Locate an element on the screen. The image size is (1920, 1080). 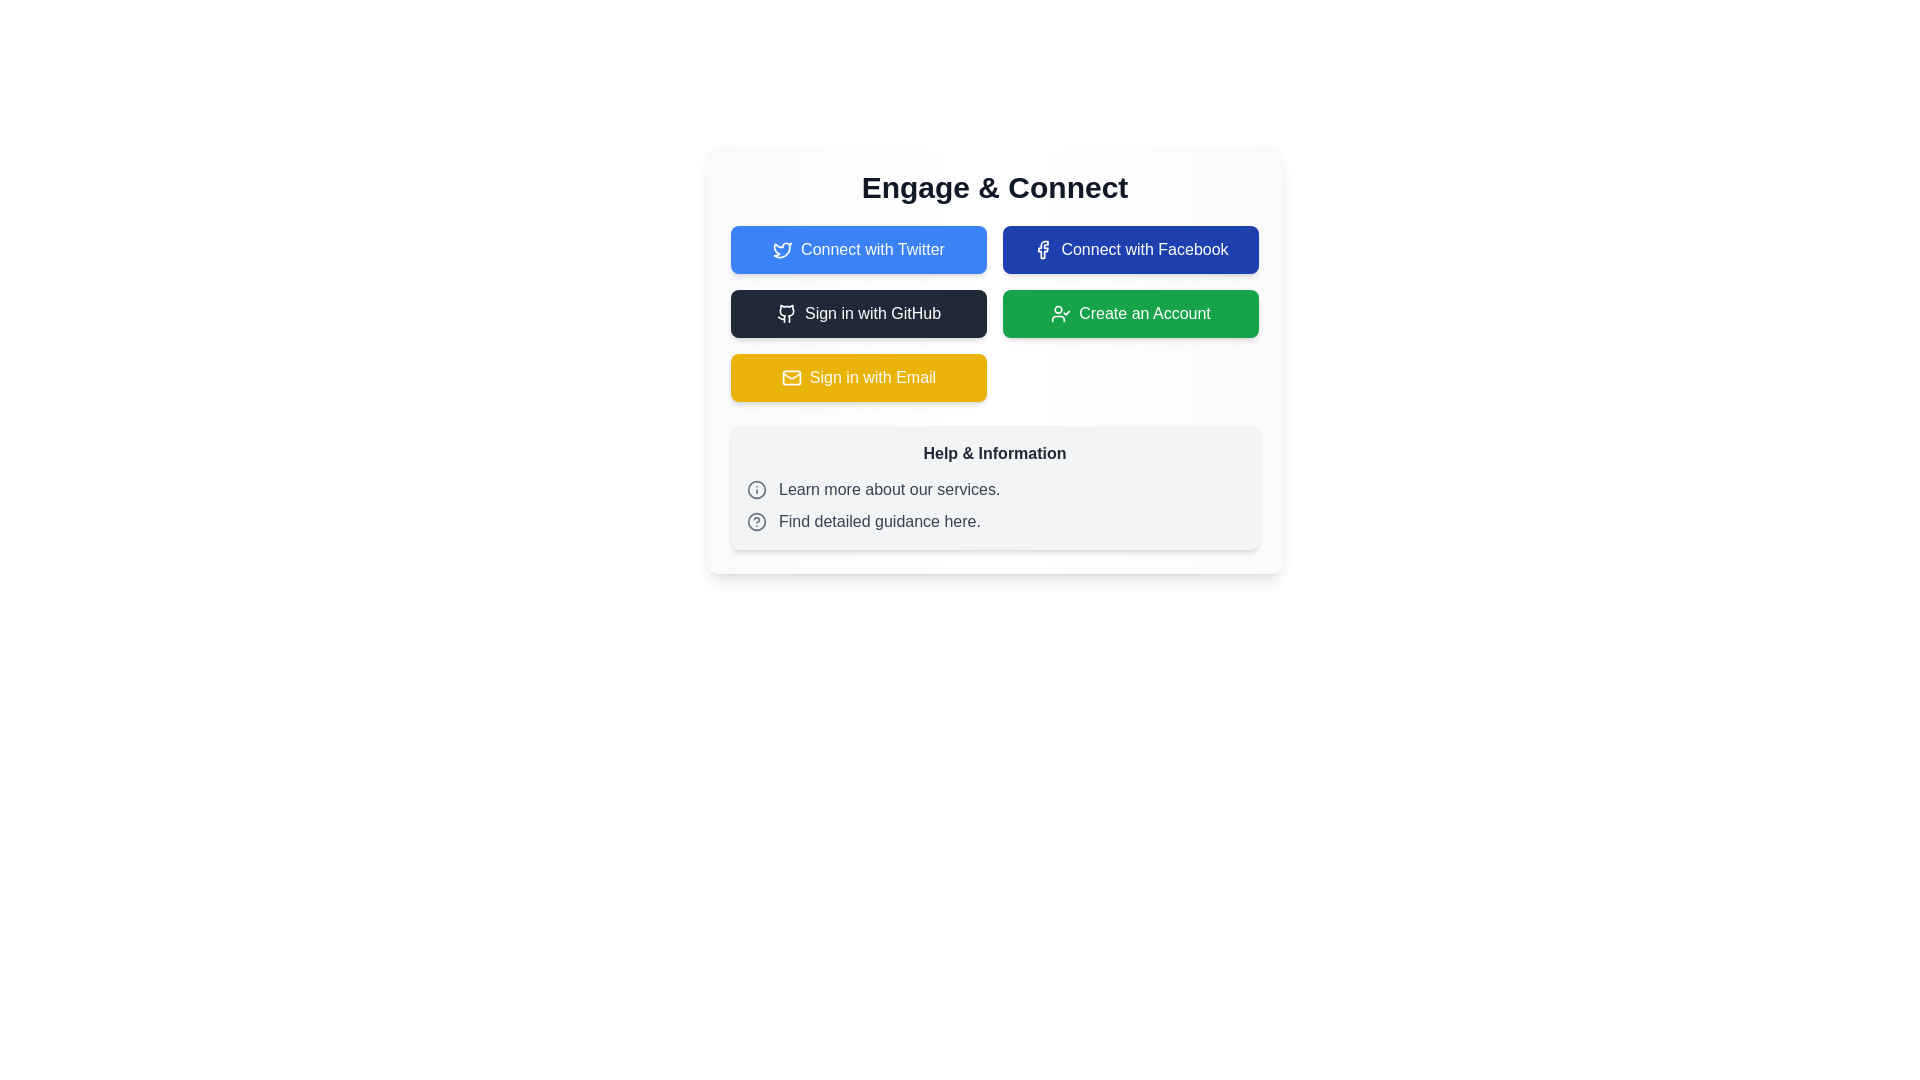
the small circular icon resembling an information symbol, which is located to the left of the text 'Learn more about our services.' in the 'Help & Information' section is located at coordinates (756, 489).